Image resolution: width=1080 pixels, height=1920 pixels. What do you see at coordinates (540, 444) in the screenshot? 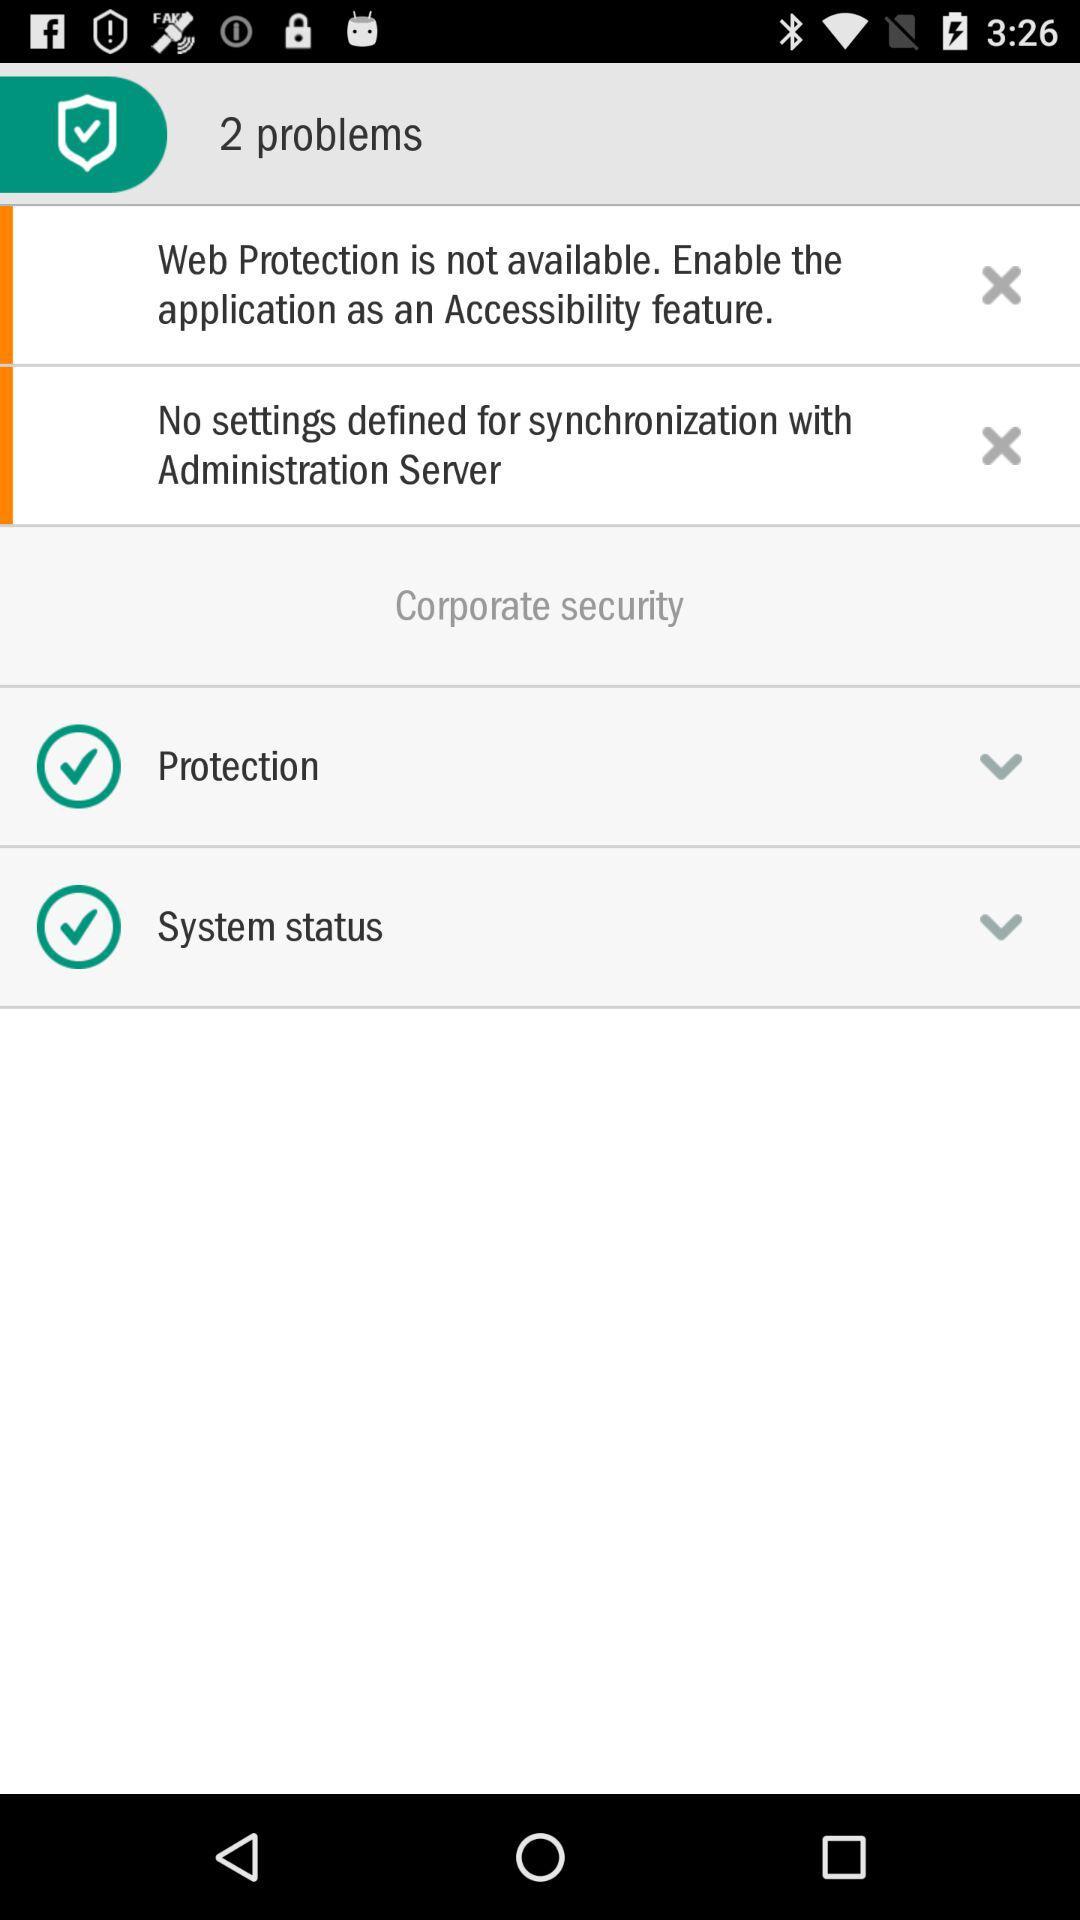
I see `the no settings defined app` at bounding box center [540, 444].